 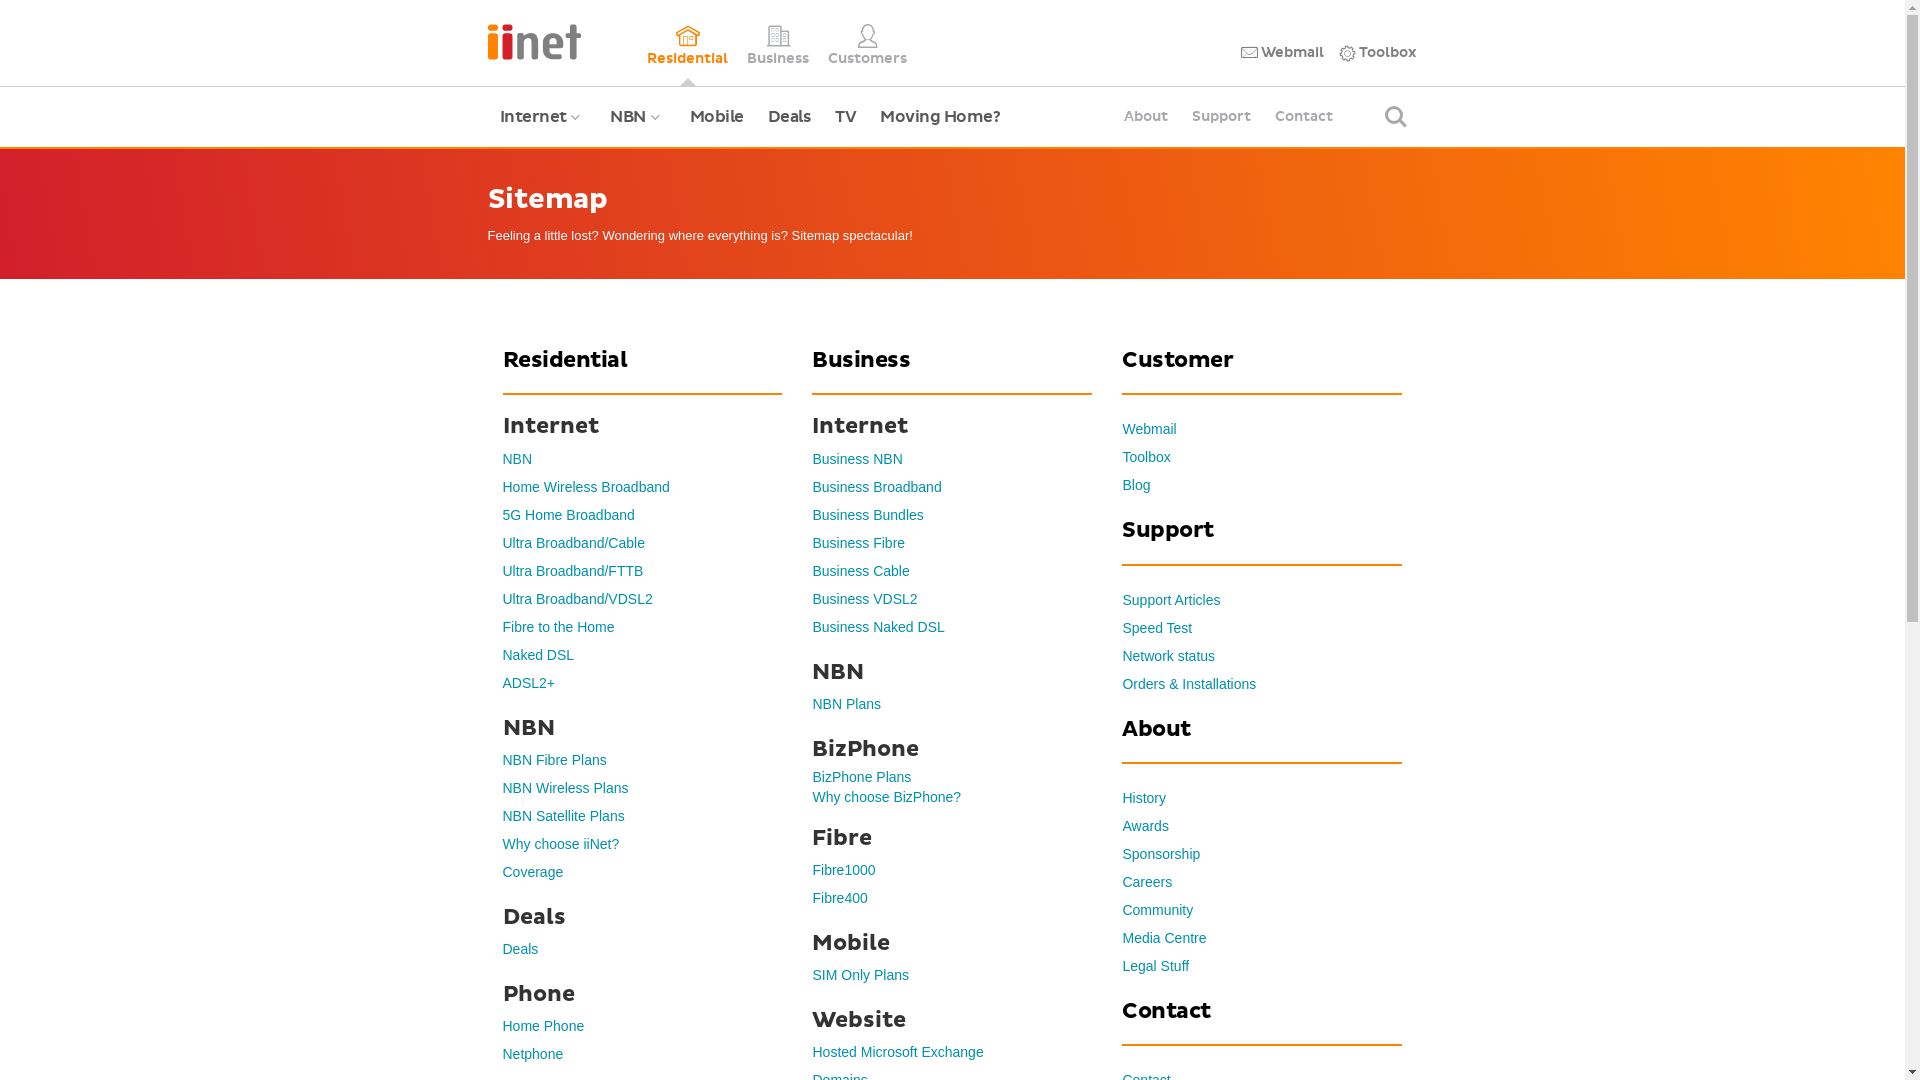 I want to click on 'Speed Test', so click(x=1156, y=627).